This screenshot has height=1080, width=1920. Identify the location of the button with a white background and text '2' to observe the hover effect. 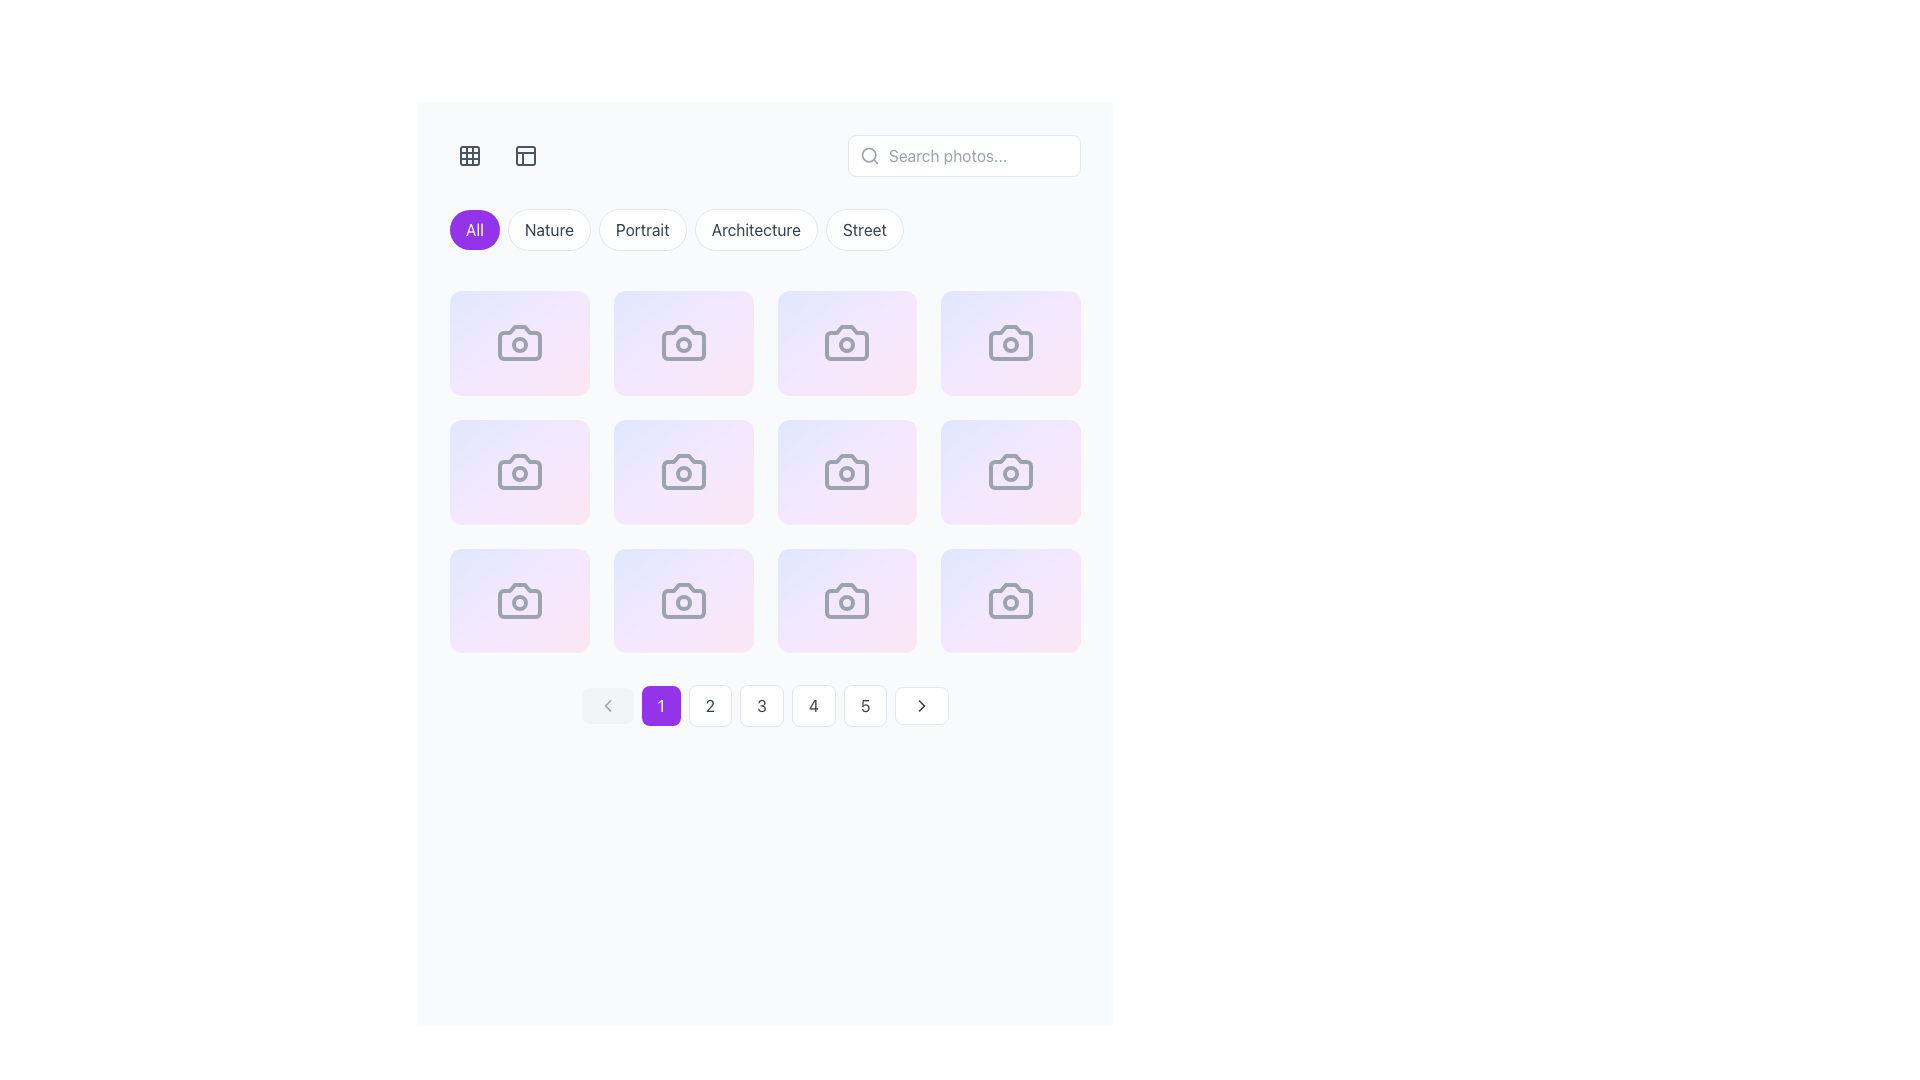
(710, 705).